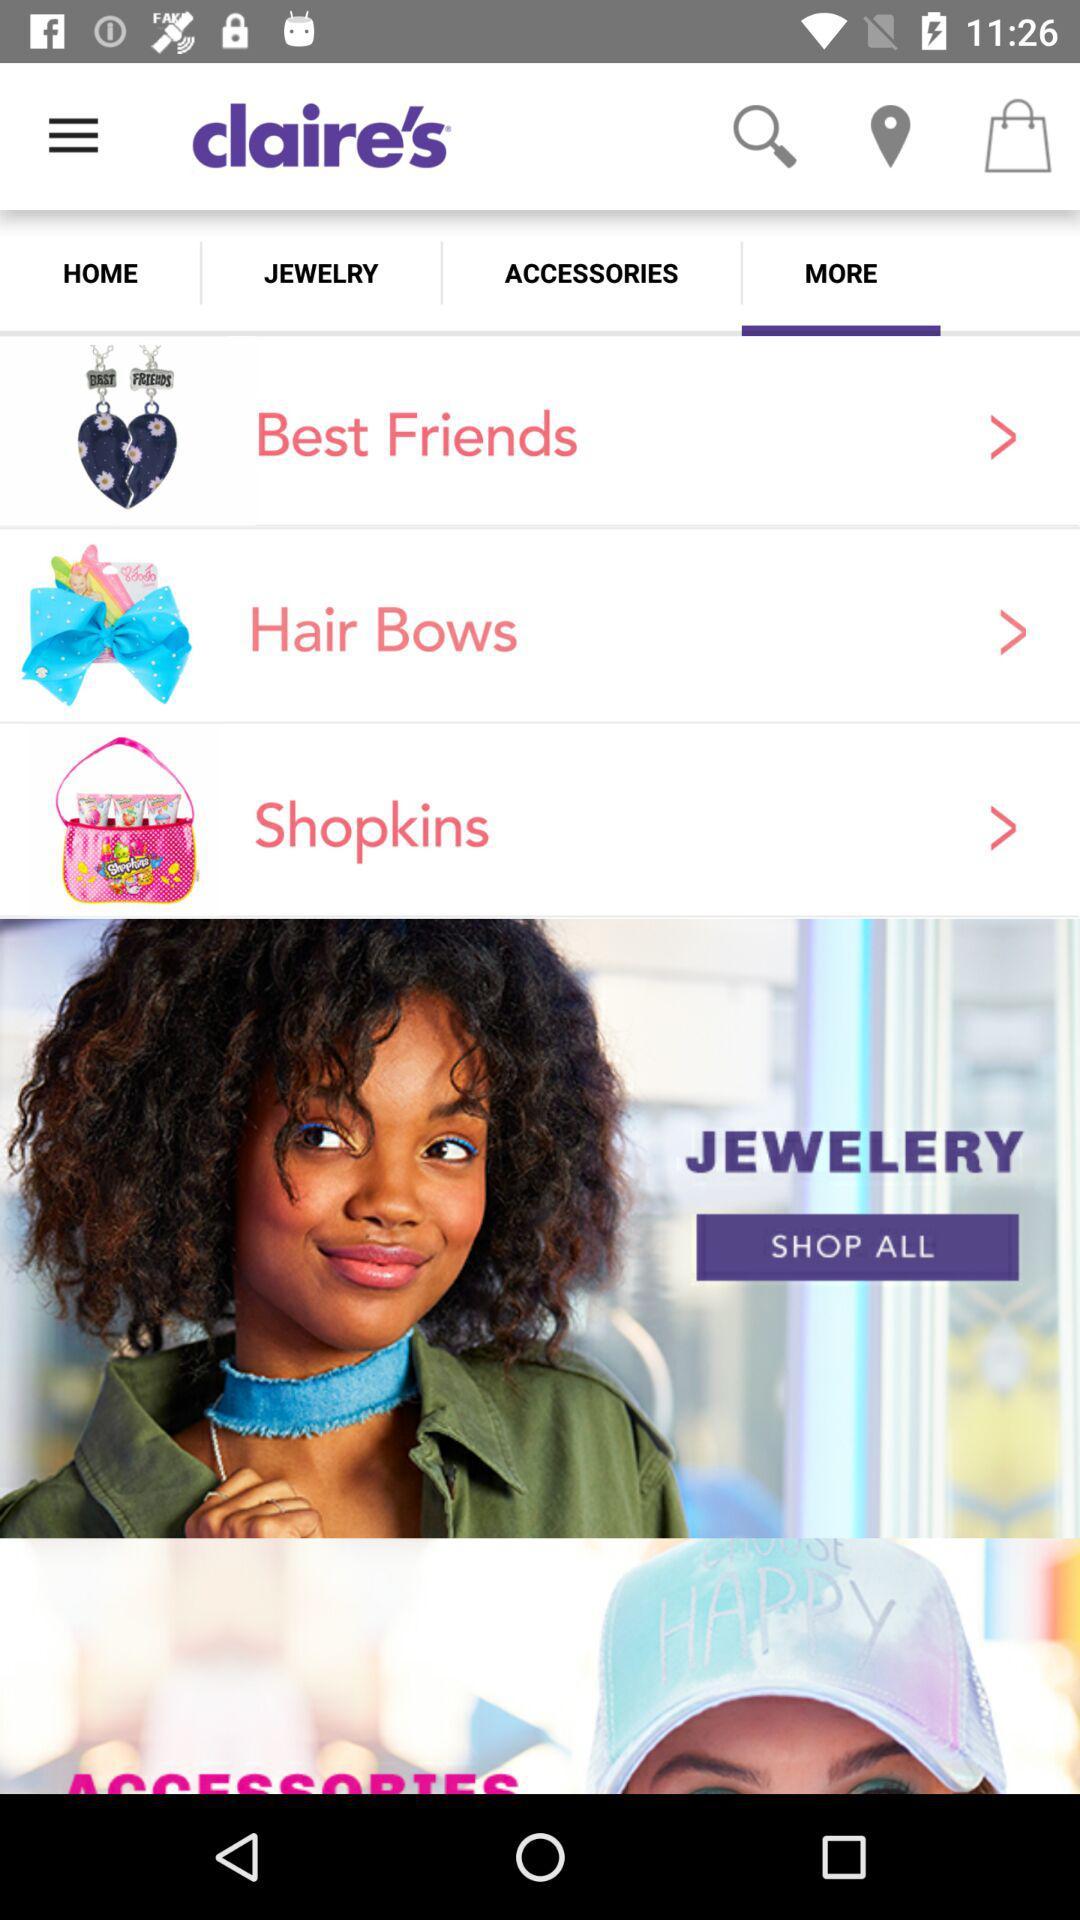 The image size is (1080, 1920). What do you see at coordinates (841, 272) in the screenshot?
I see `app to the right of accessories app` at bounding box center [841, 272].